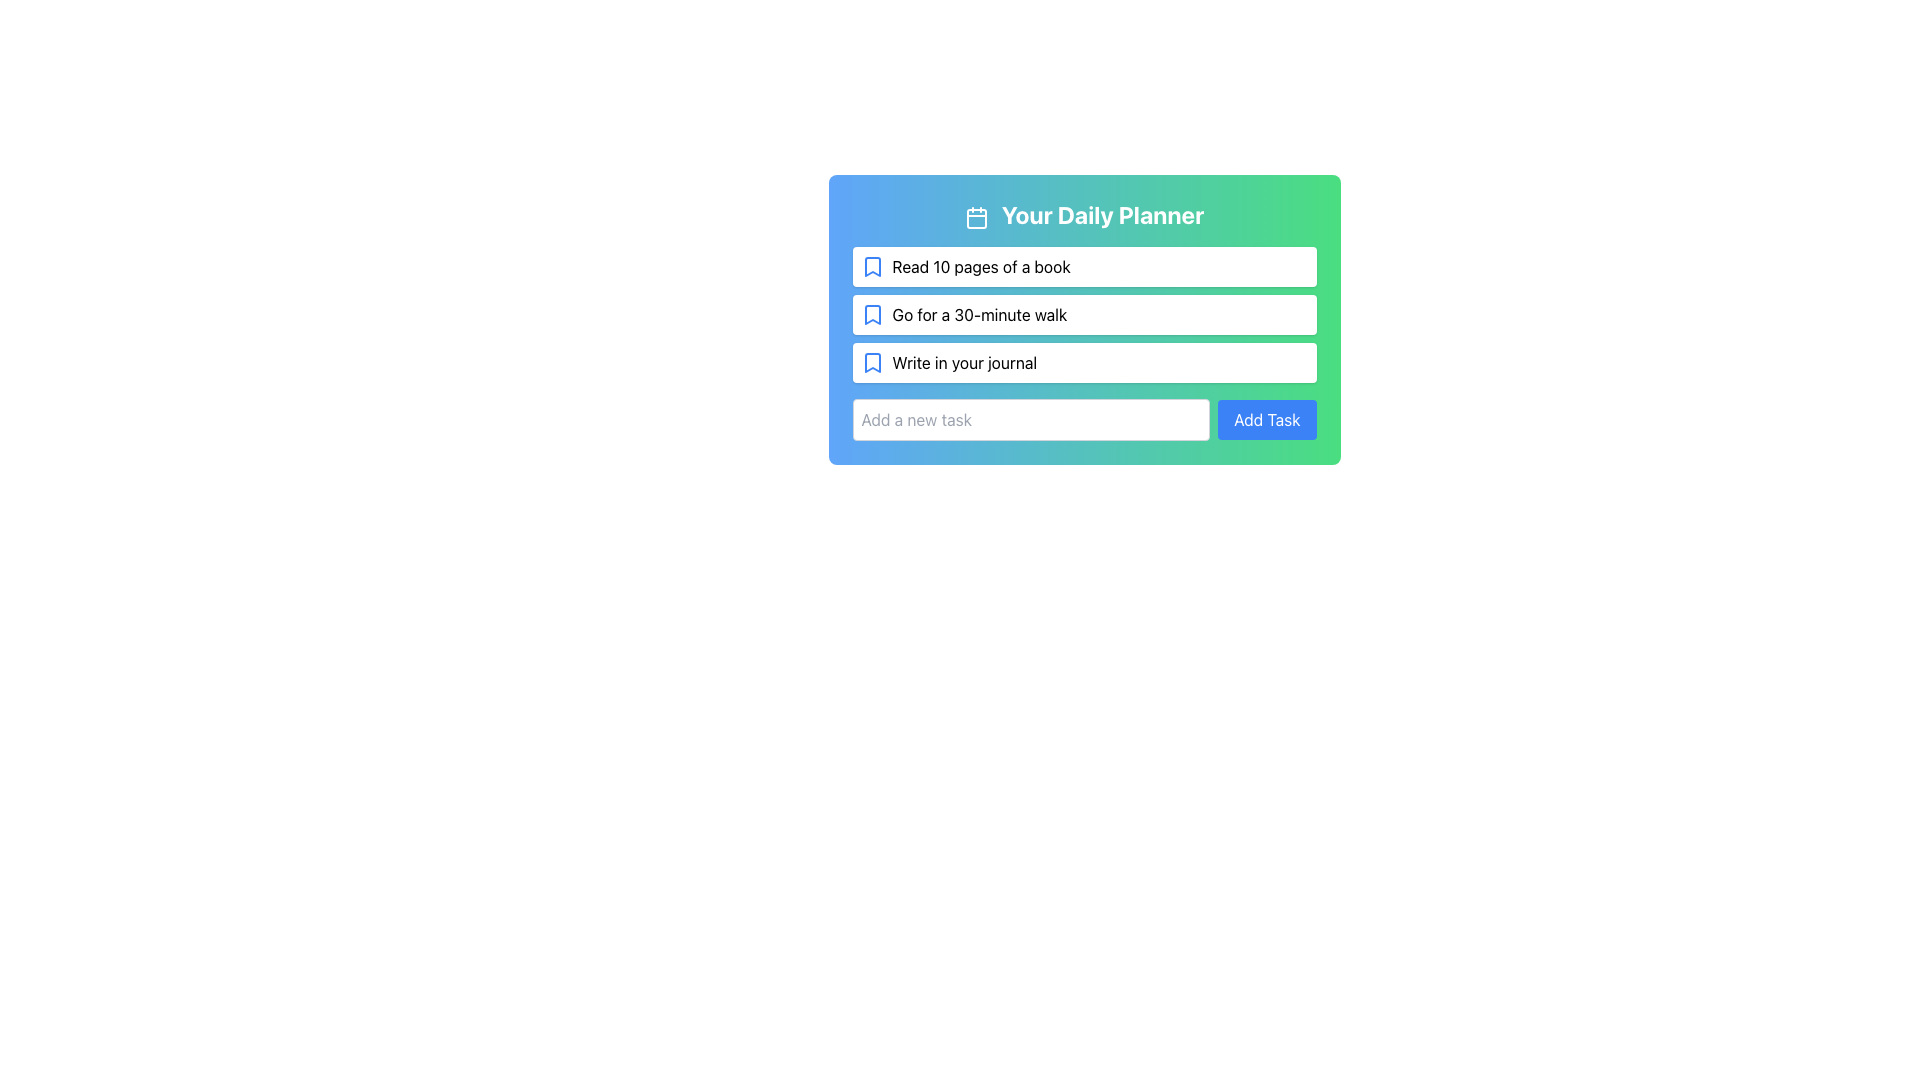 The image size is (1920, 1080). Describe the element at coordinates (872, 315) in the screenshot. I see `the favorite/bookmark icon located to the left of the text 'Go for a 30-minute walk'` at that location.